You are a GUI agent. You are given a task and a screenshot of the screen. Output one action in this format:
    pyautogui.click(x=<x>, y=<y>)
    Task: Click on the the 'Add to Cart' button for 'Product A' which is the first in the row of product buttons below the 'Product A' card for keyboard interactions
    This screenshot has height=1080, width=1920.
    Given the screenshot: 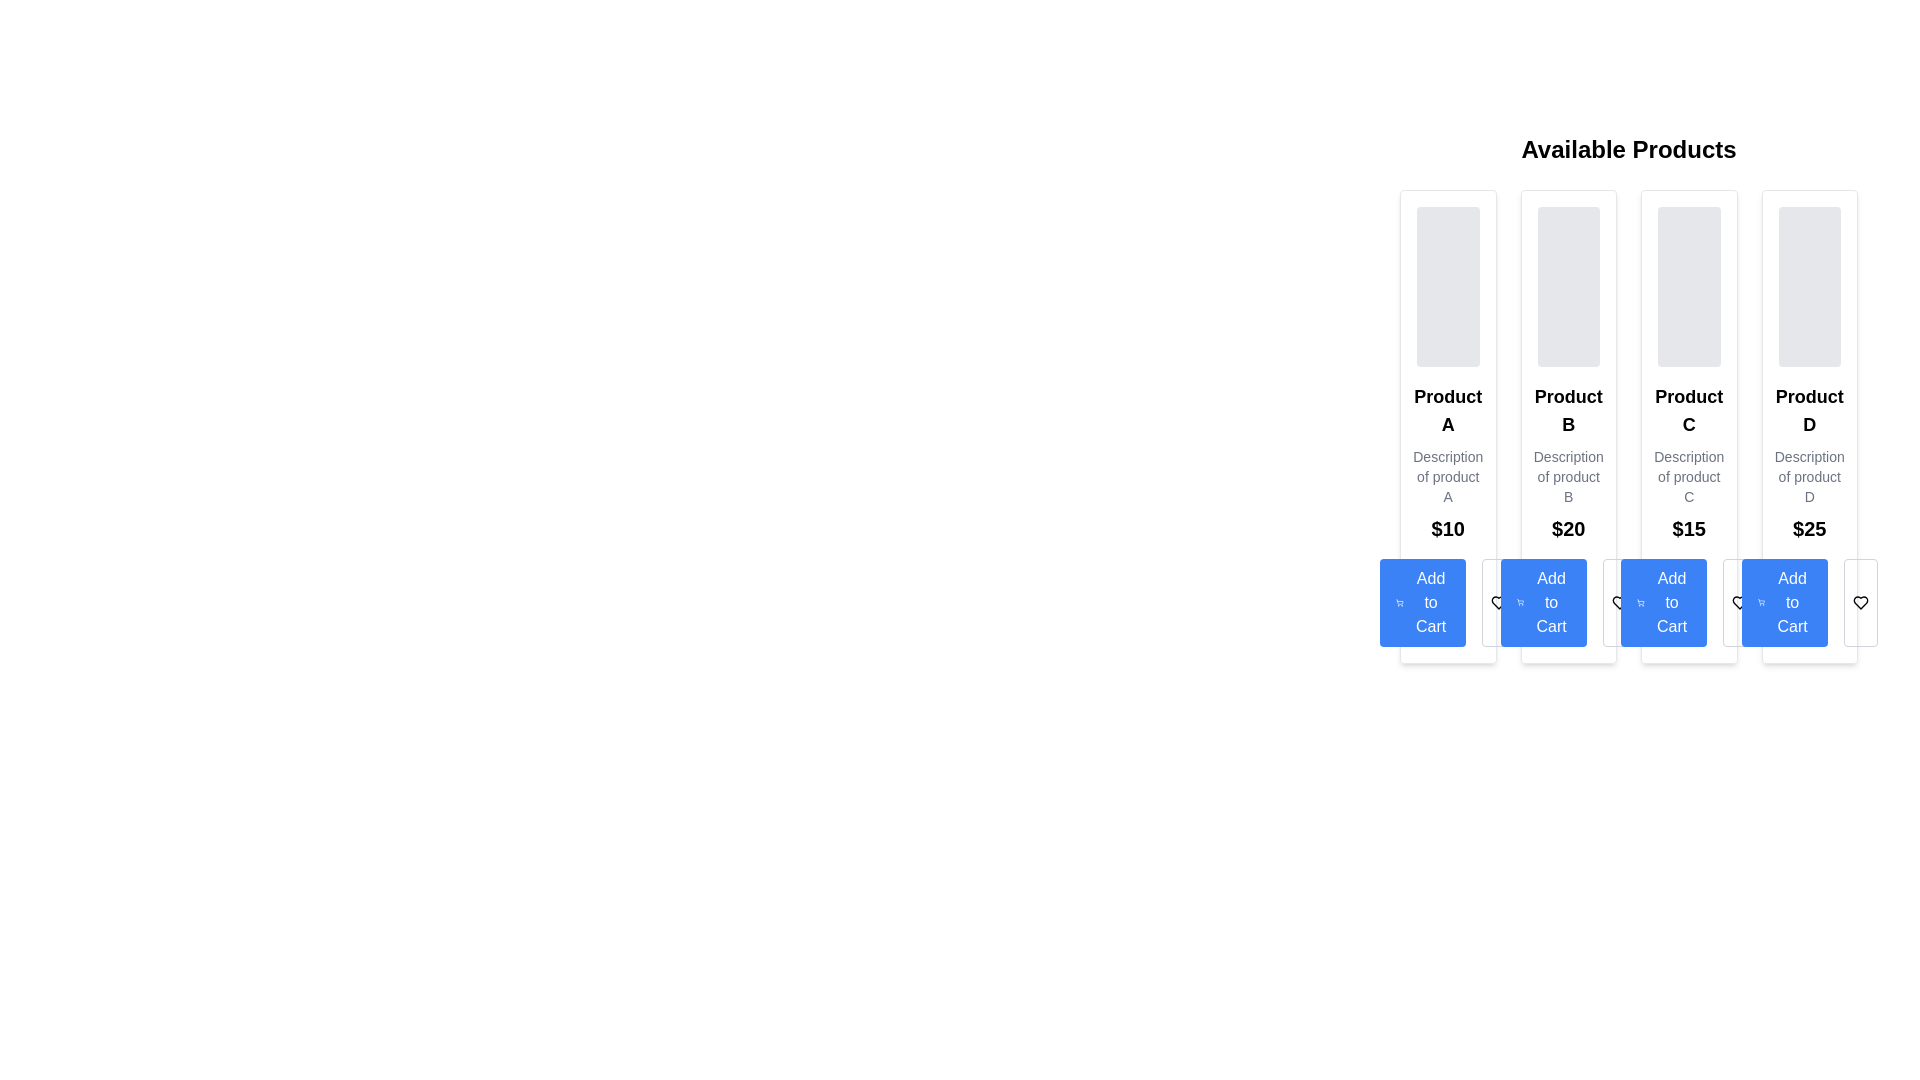 What is the action you would take?
    pyautogui.click(x=1422, y=601)
    